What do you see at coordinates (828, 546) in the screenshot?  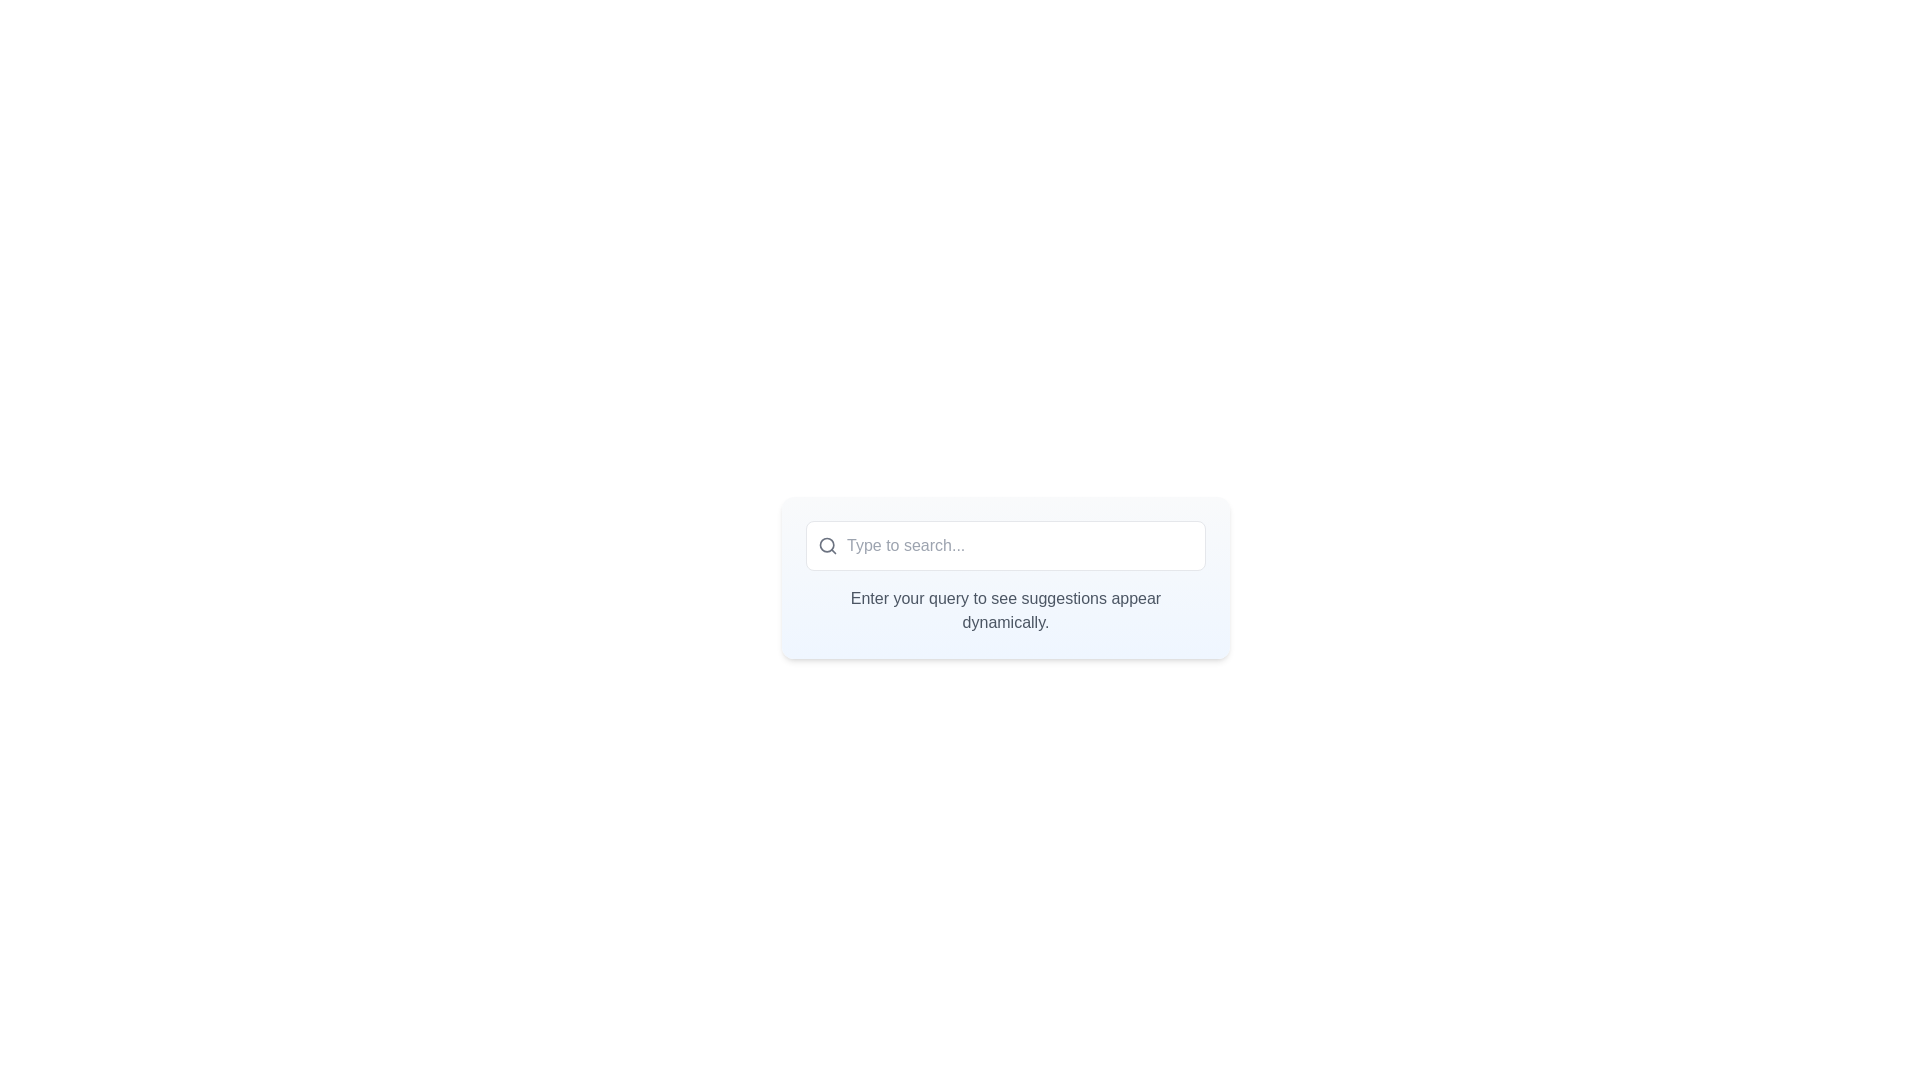 I see `the magnifying glass icon, which is styled with a thin circular handle and open lens outline, located on the left side of the search bar` at bounding box center [828, 546].